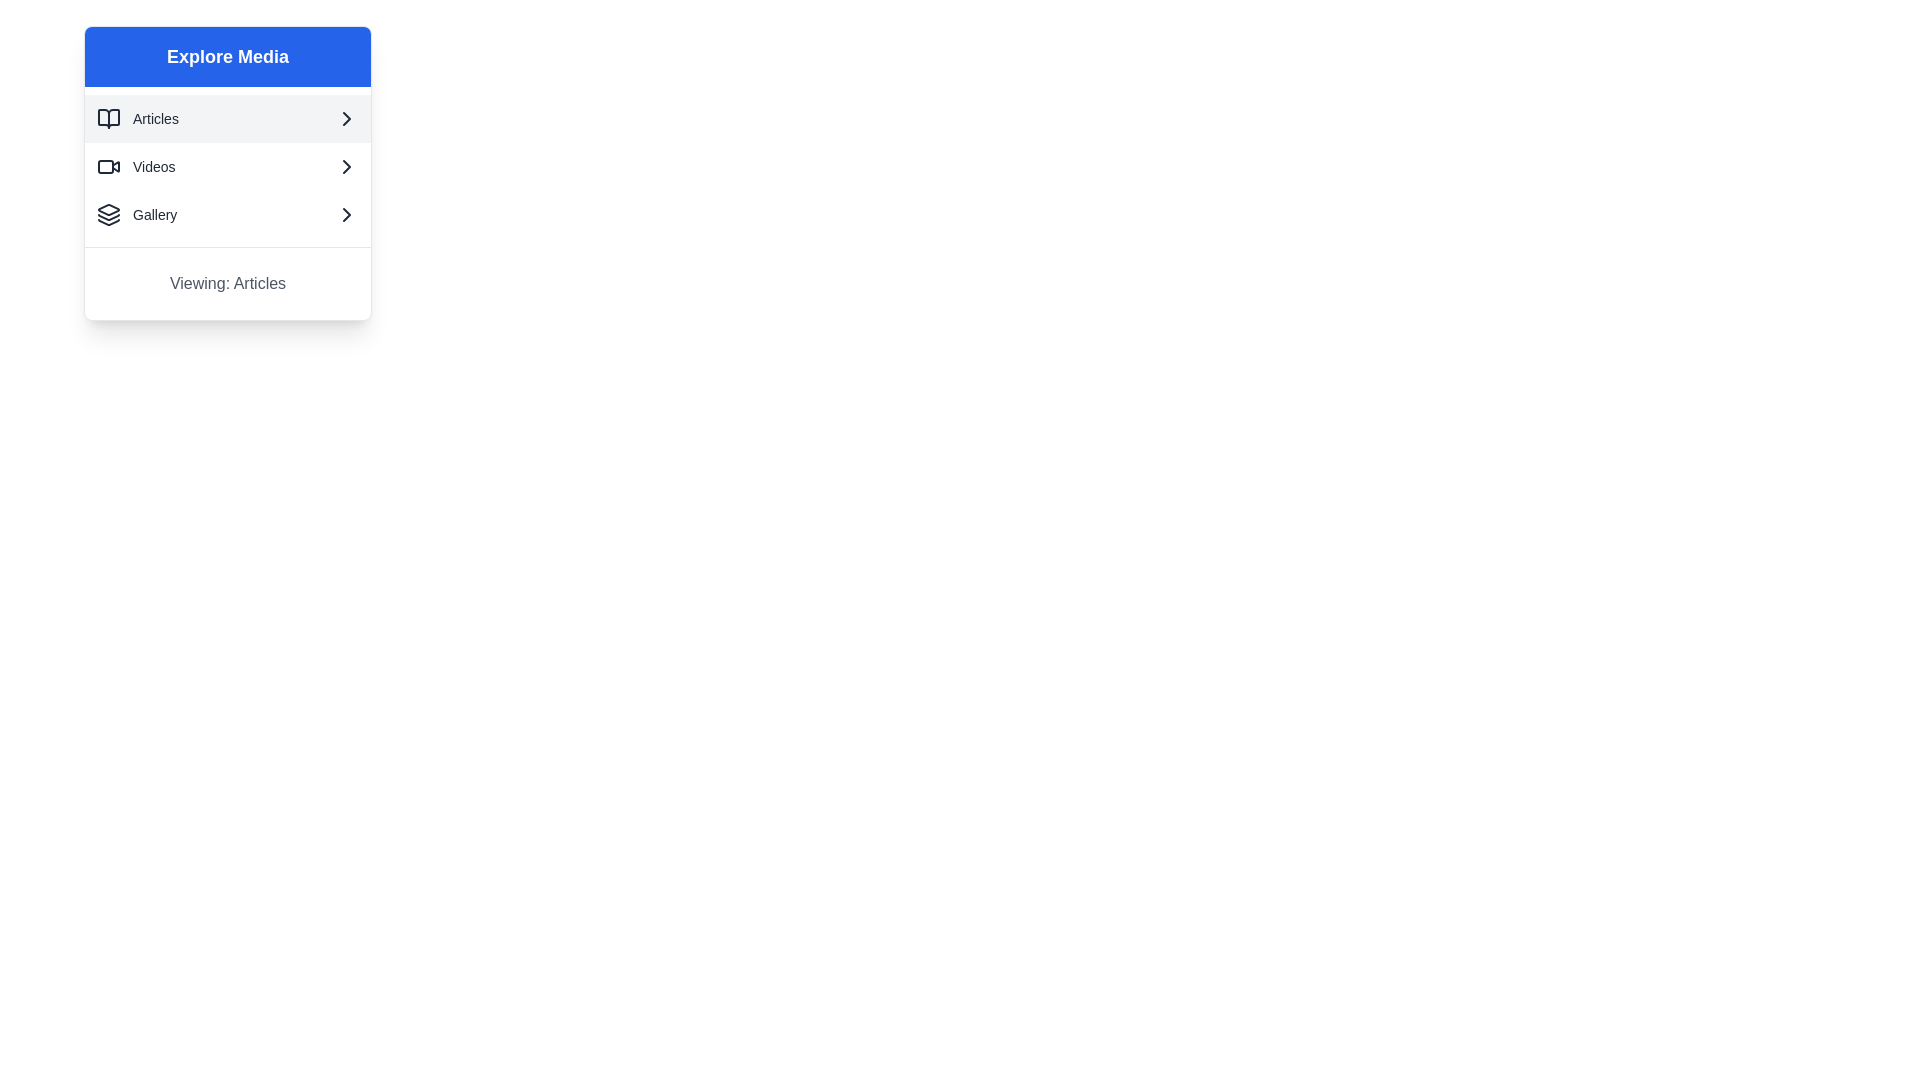  Describe the element at coordinates (346, 119) in the screenshot. I see `the chevron arrow icon pointing` at that location.